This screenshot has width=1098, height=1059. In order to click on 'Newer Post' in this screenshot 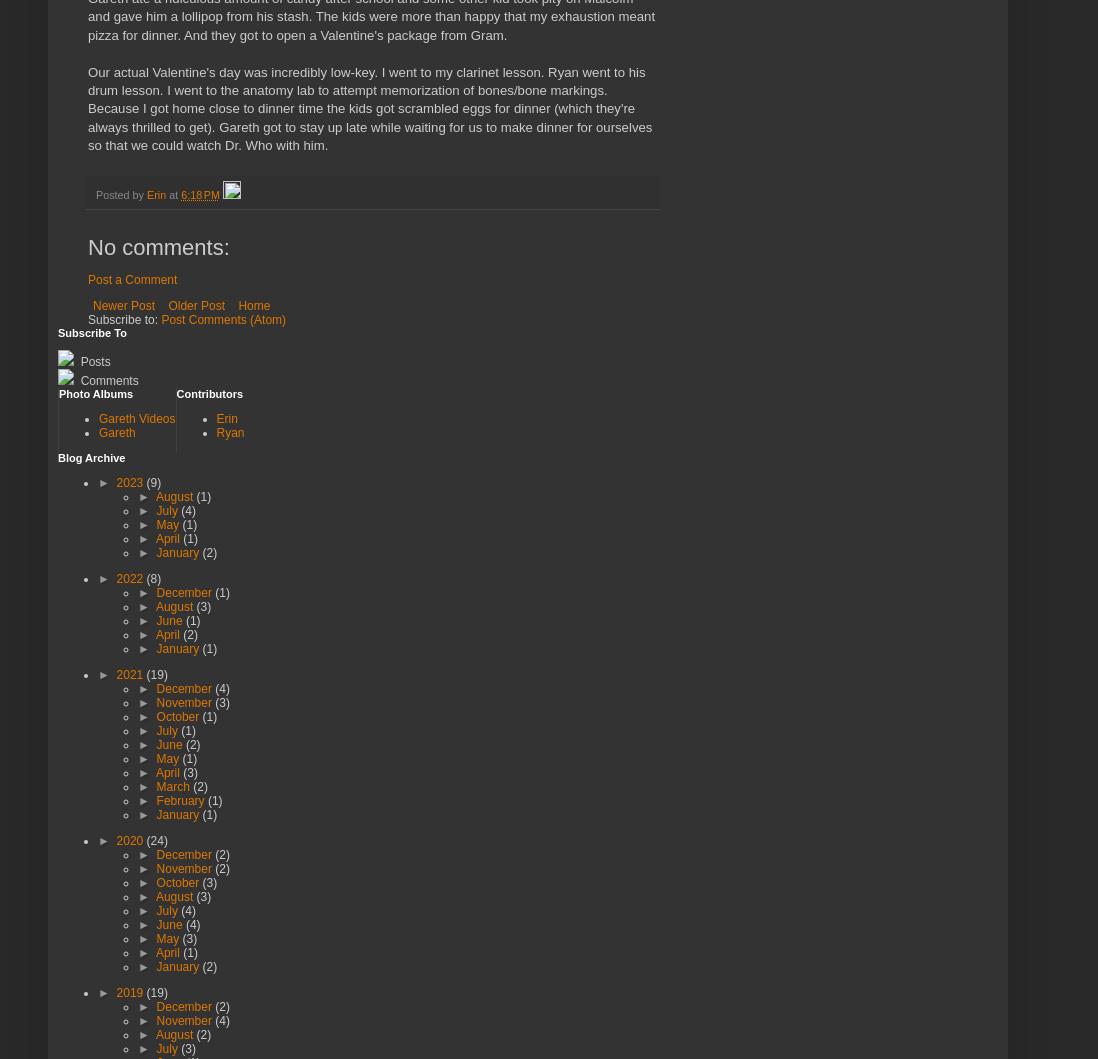, I will do `click(123, 306)`.